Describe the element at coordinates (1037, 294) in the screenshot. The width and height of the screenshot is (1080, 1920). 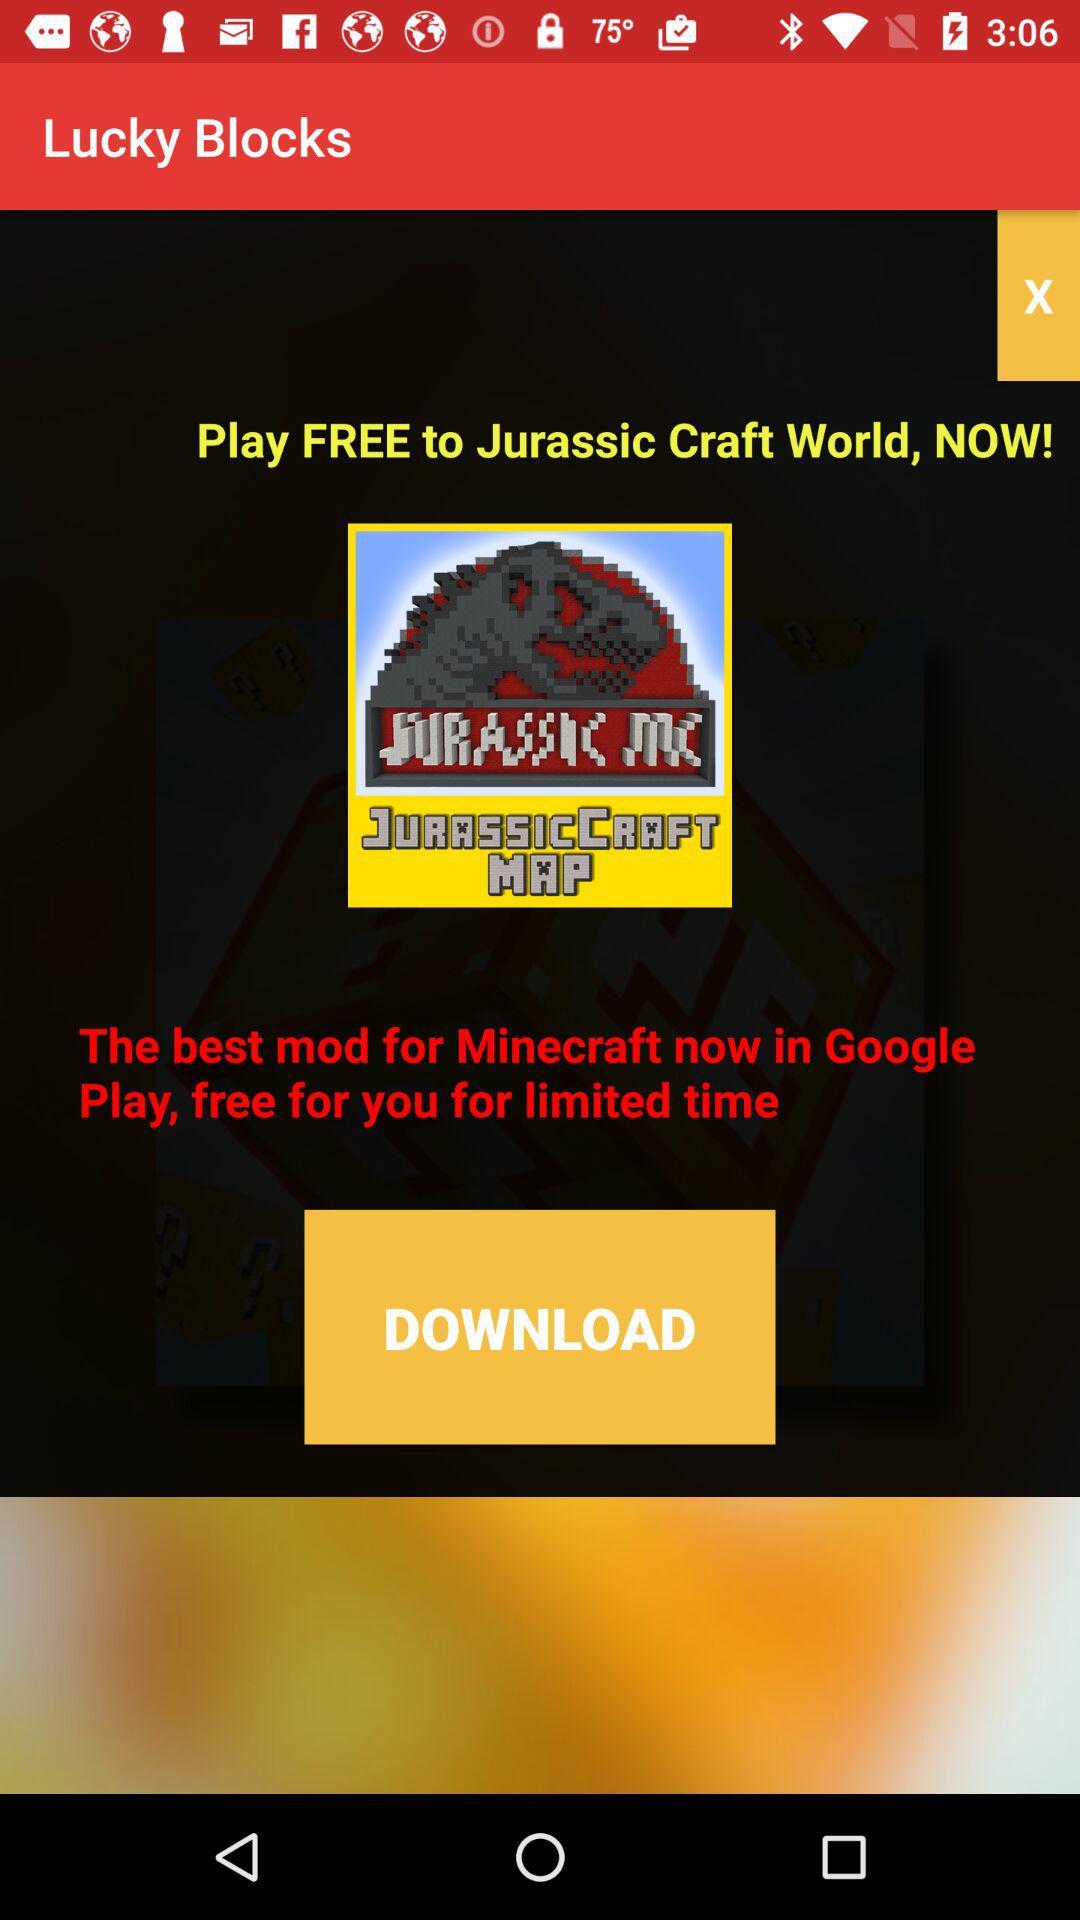
I see `the x at the top right corner` at that location.